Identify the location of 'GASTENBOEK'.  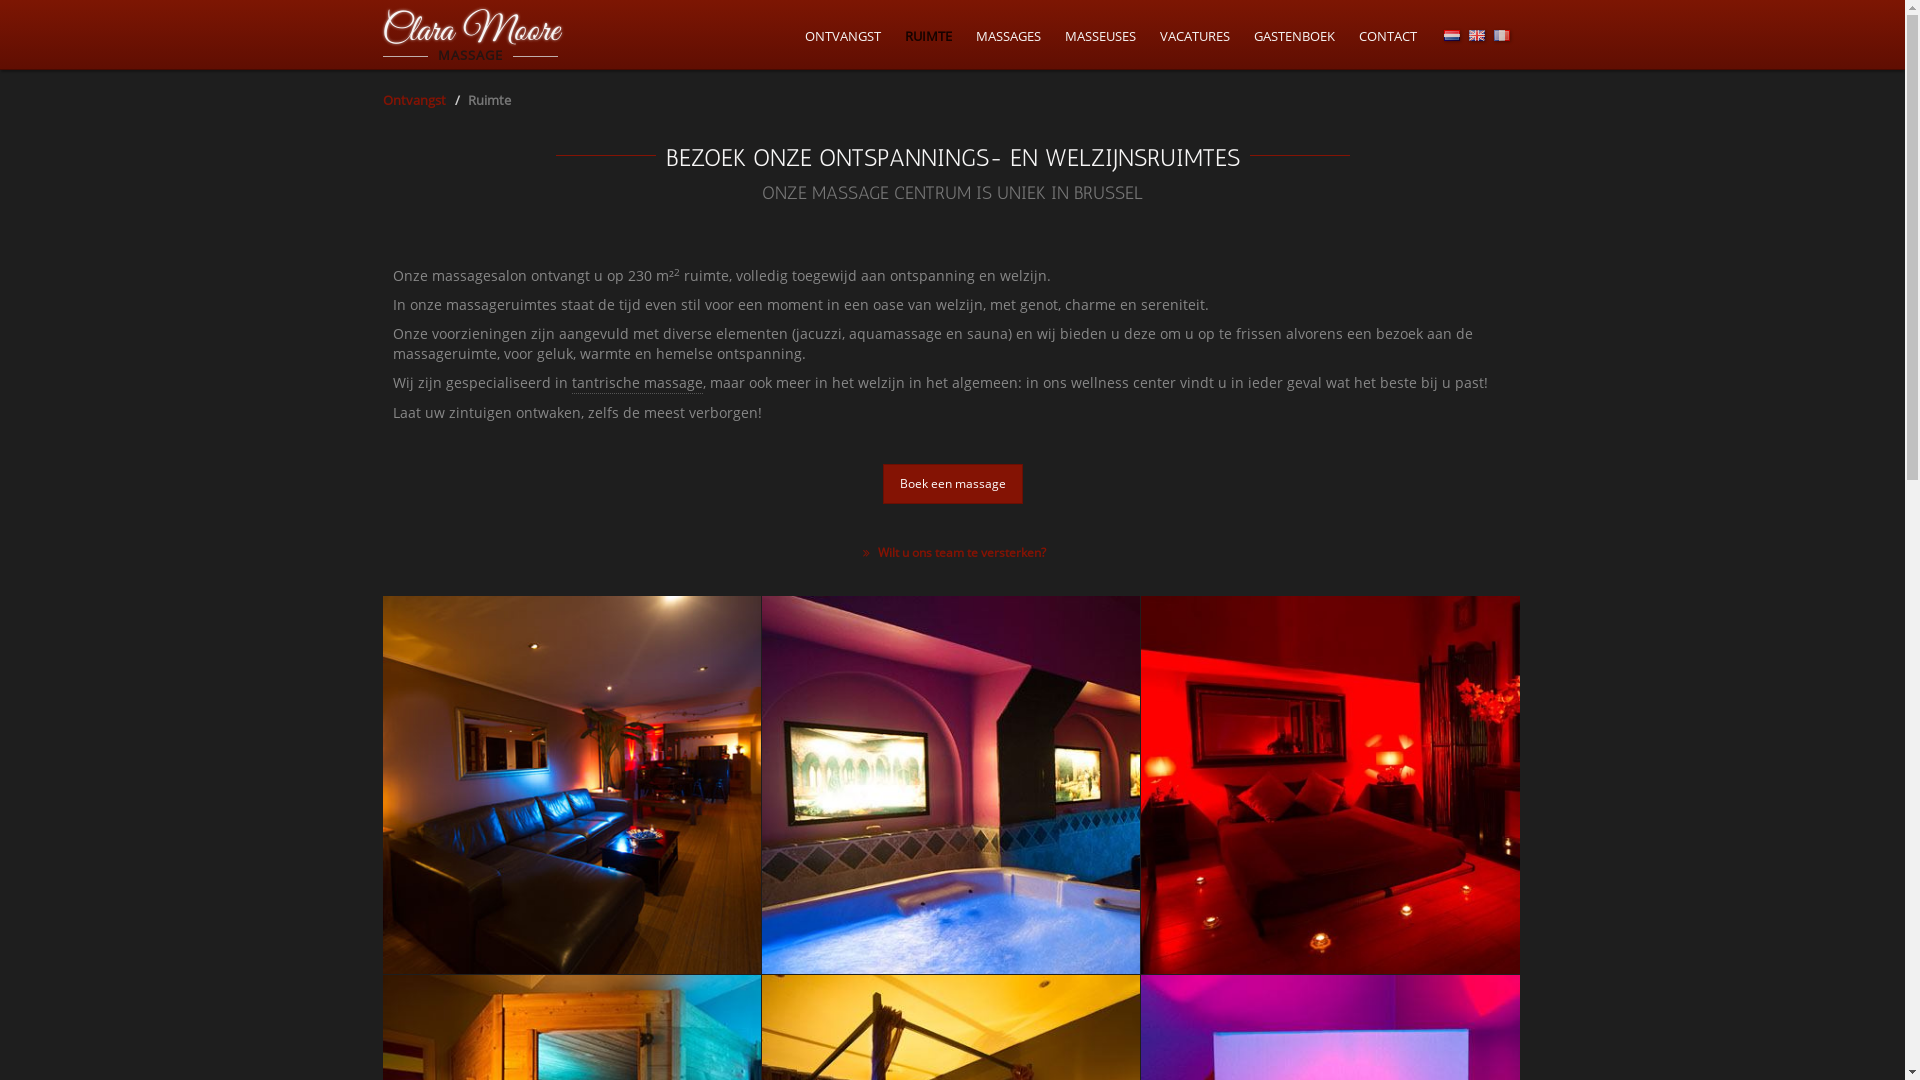
(1252, 36).